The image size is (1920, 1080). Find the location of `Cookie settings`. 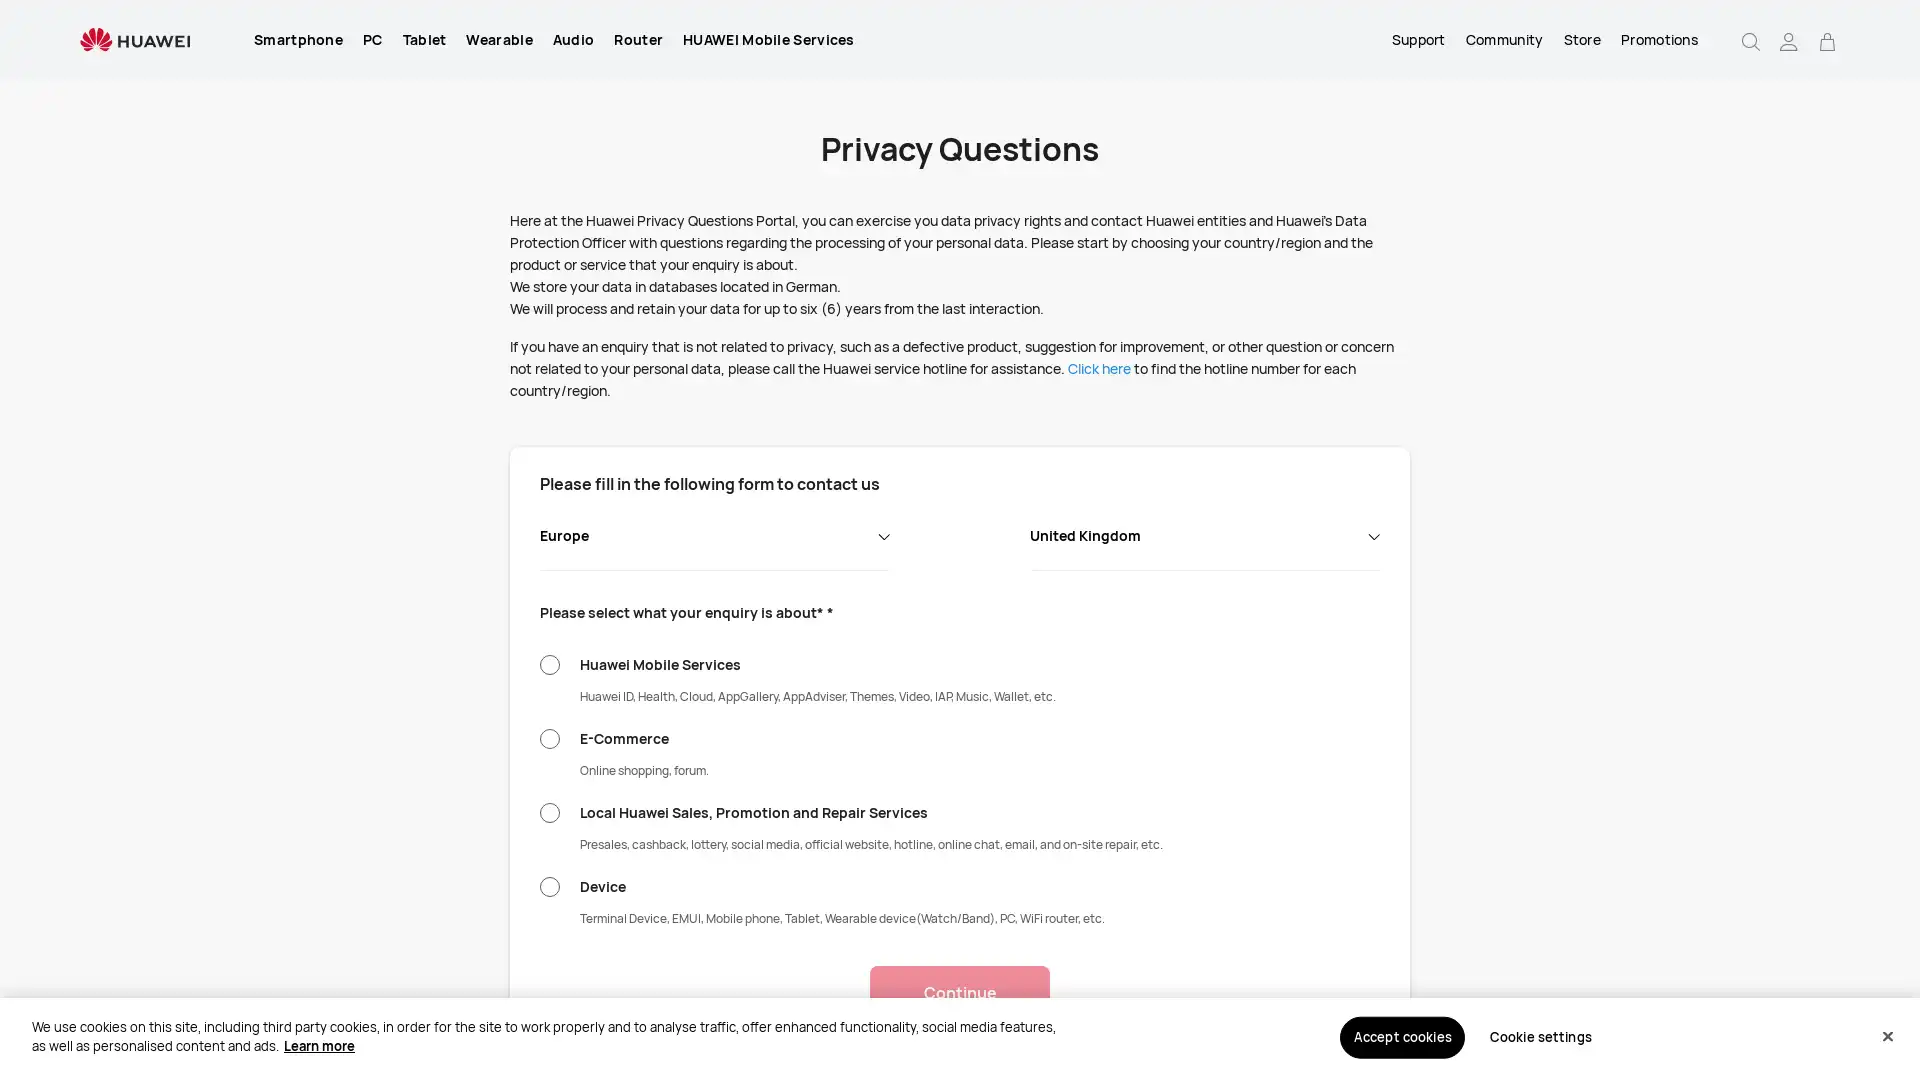

Cookie settings is located at coordinates (1539, 1036).